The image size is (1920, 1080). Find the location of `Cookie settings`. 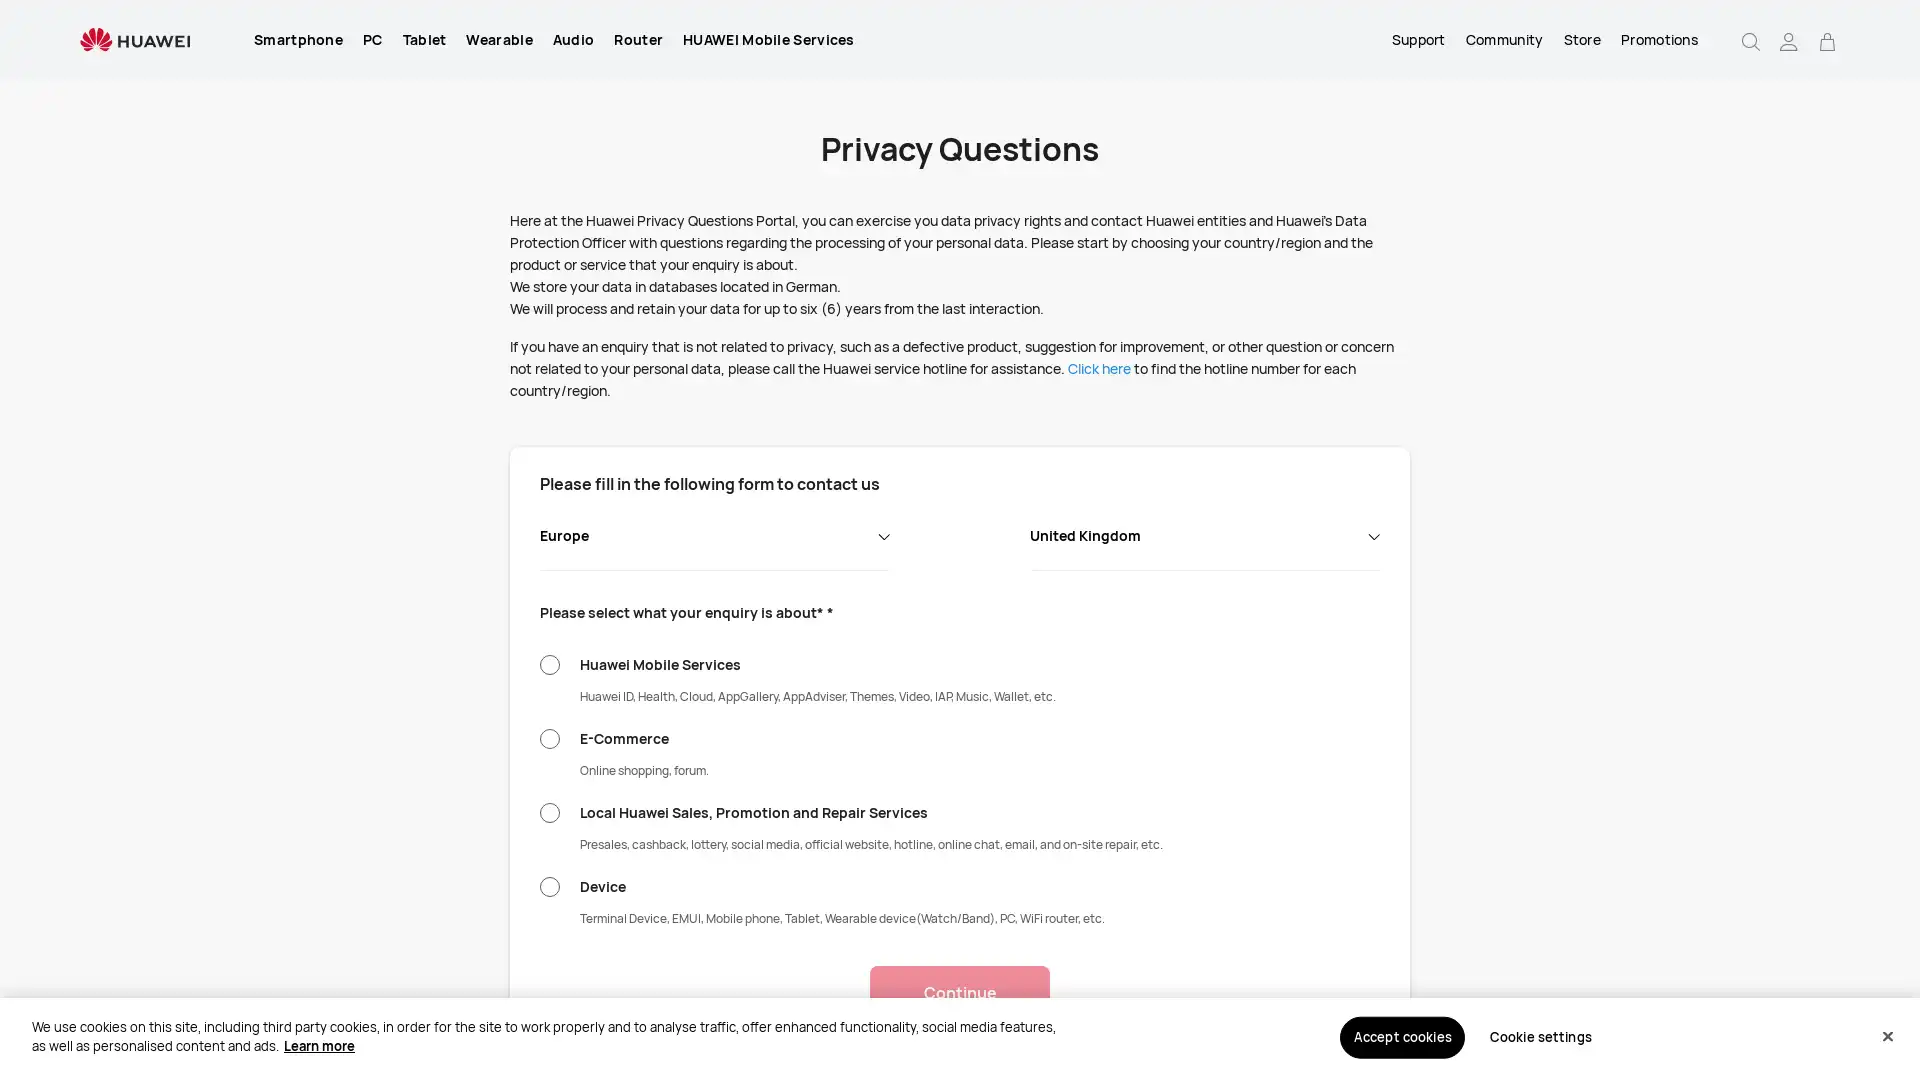

Cookie settings is located at coordinates (1539, 1036).